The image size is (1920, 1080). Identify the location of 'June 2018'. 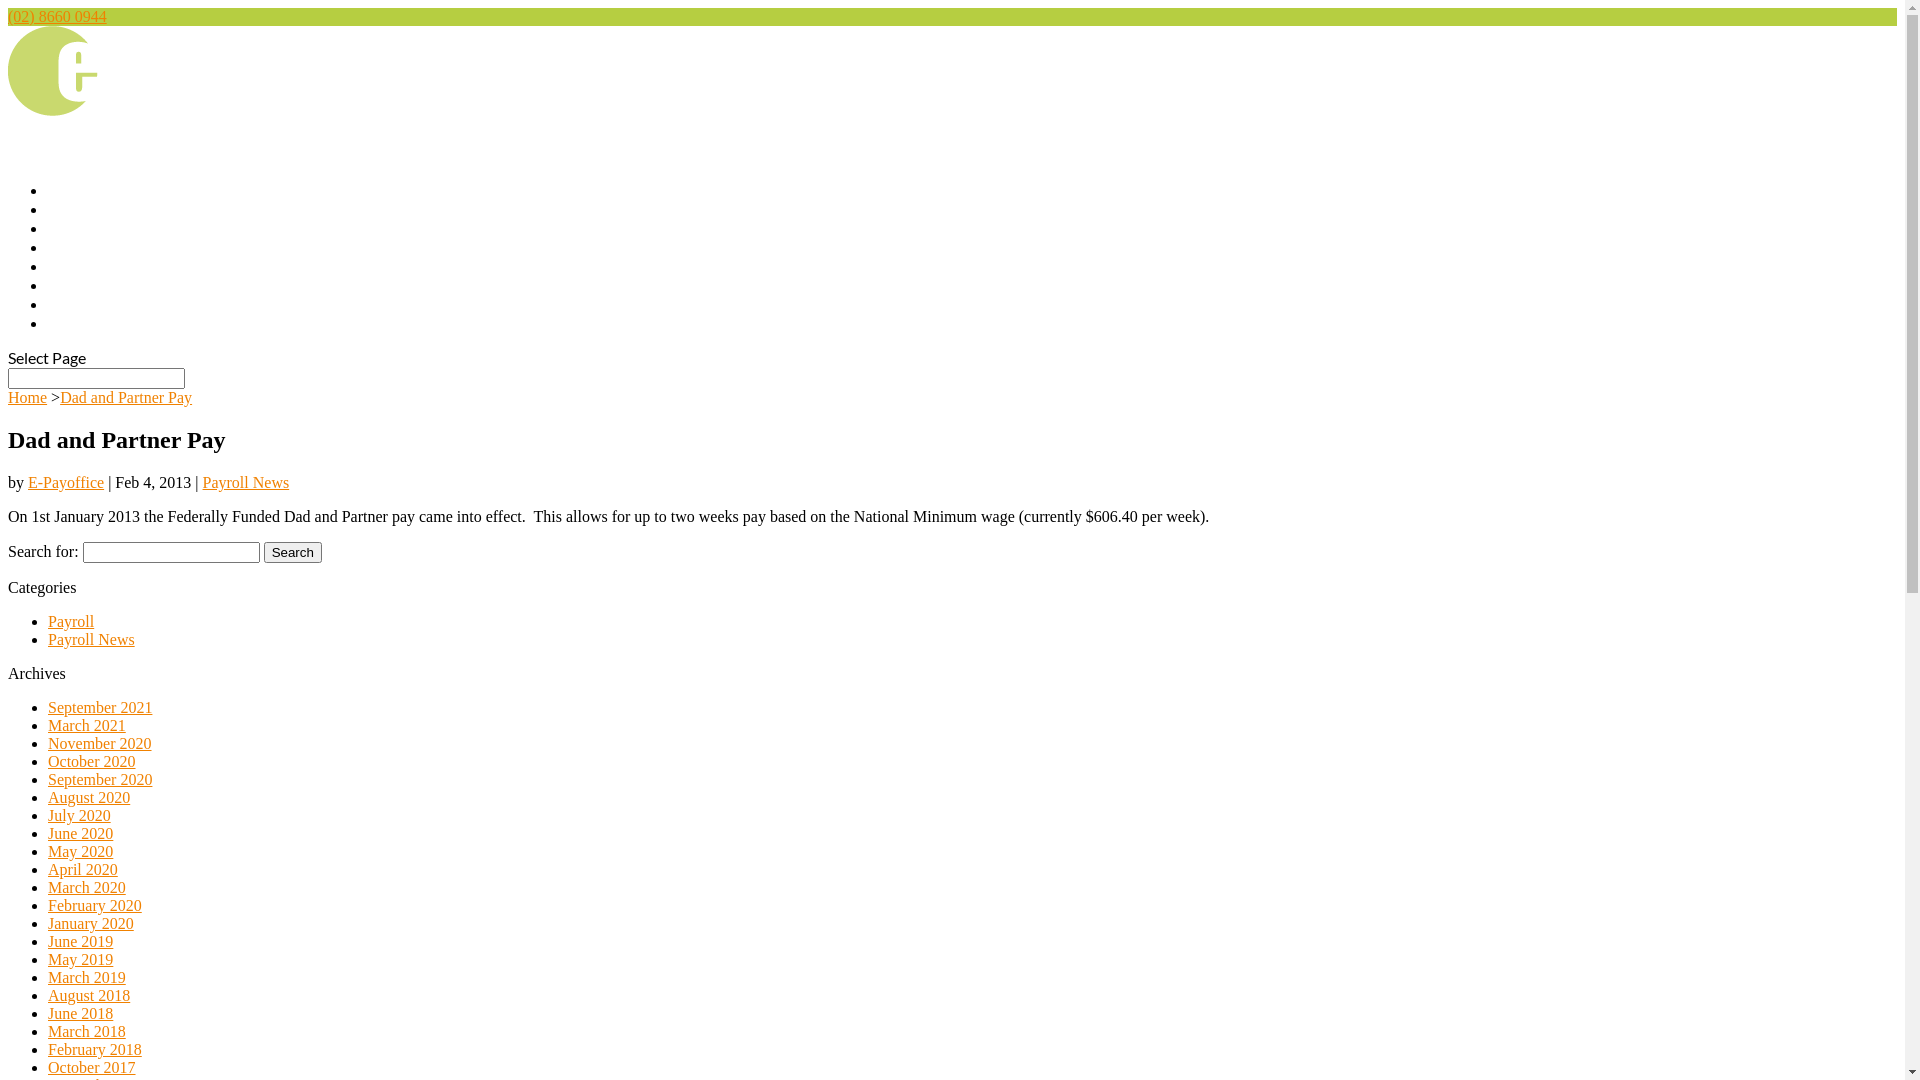
(80, 1013).